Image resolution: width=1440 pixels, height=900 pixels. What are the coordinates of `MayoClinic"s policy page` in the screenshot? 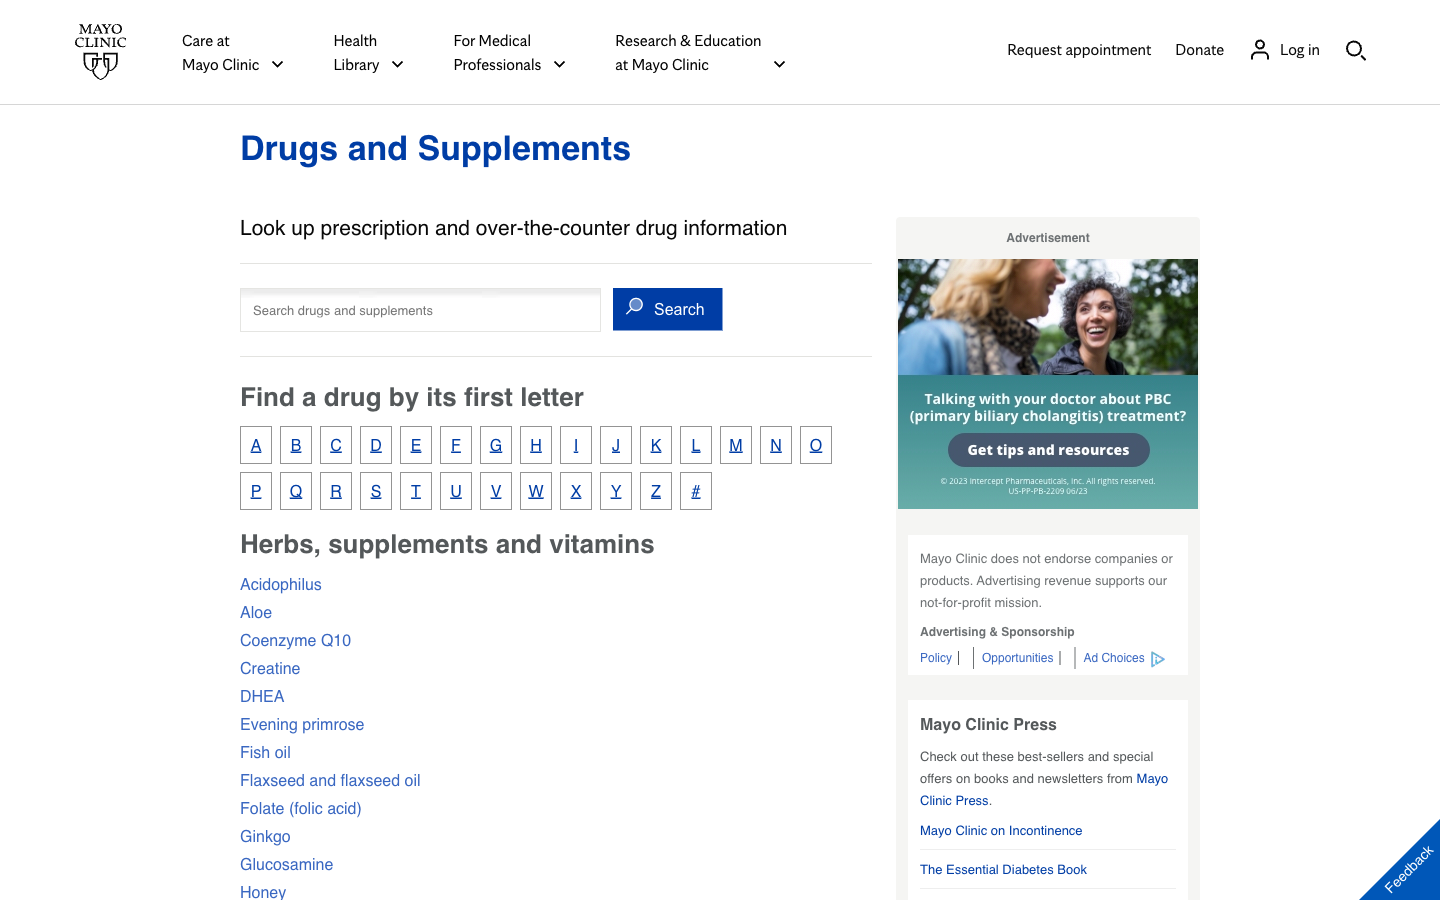 It's located at (939, 657).